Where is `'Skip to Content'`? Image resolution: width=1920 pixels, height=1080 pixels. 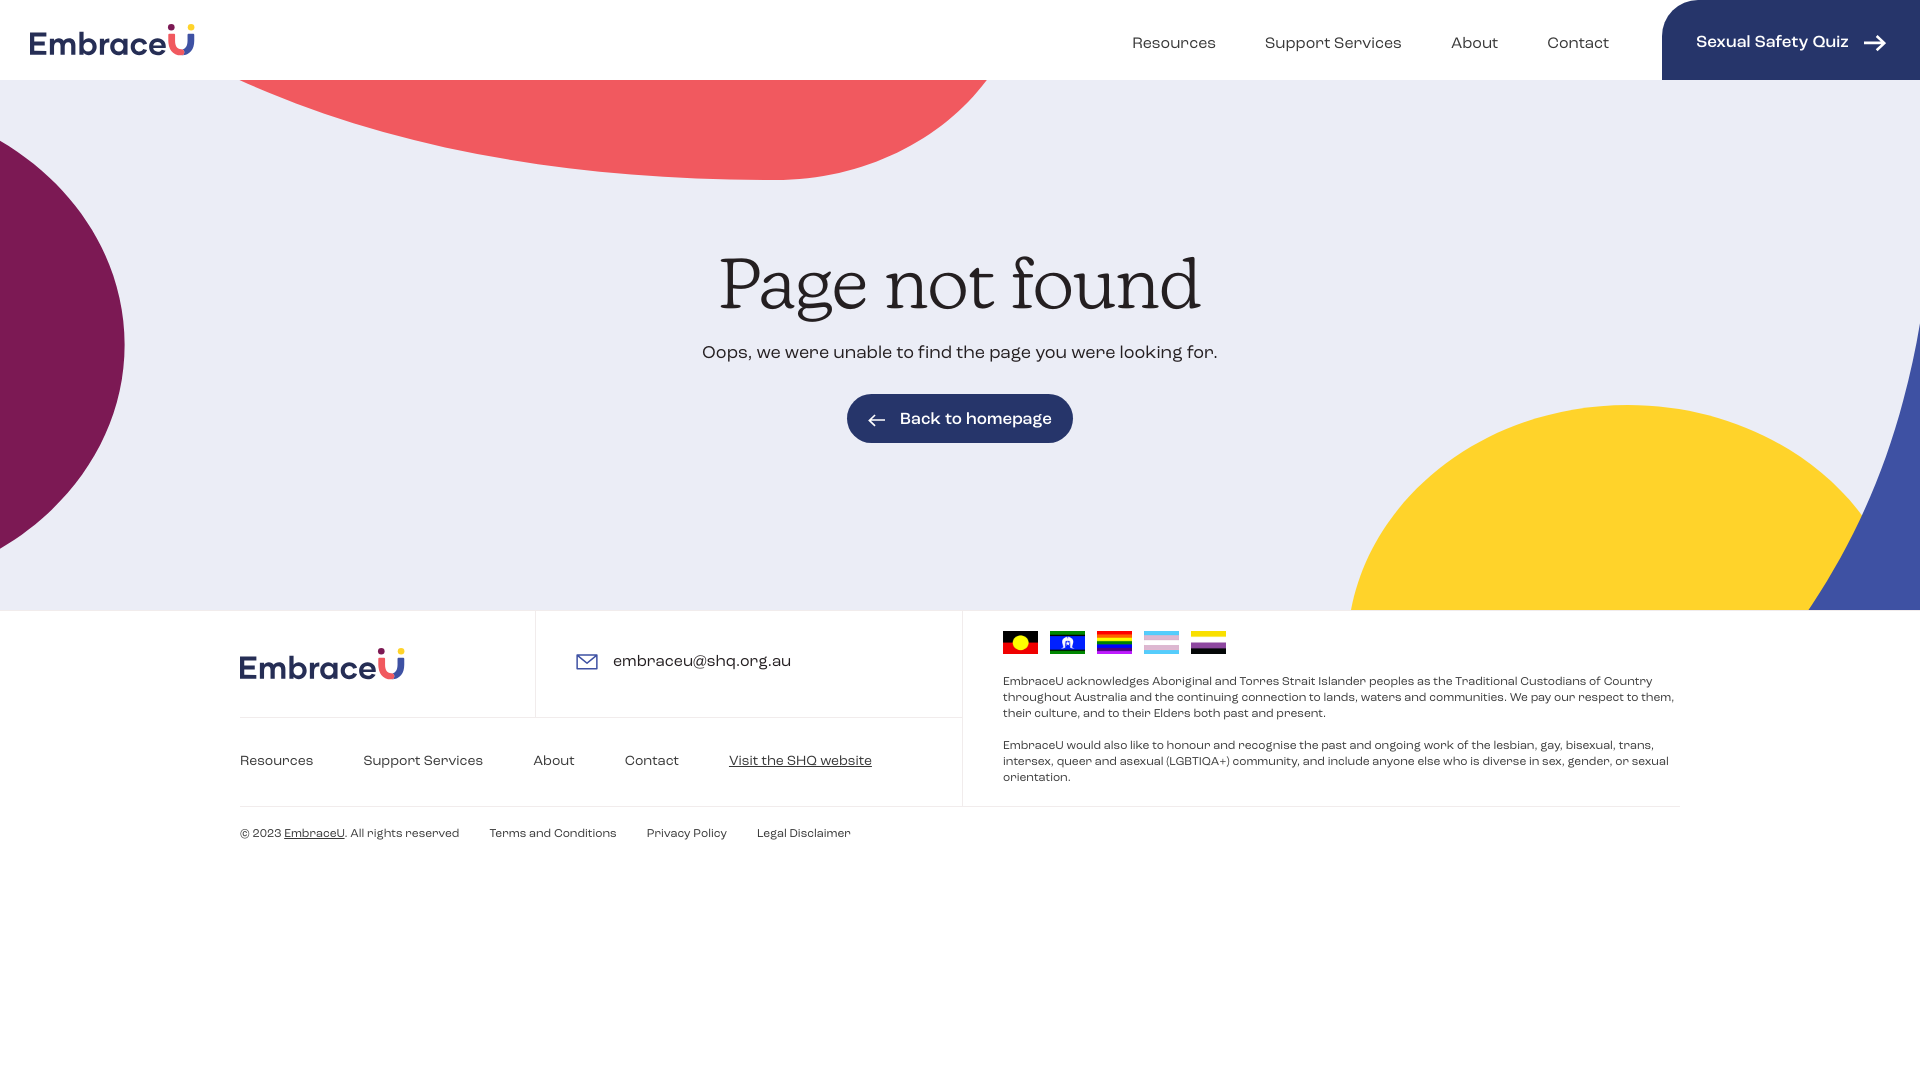
'Skip to Content' is located at coordinates (9, 9).